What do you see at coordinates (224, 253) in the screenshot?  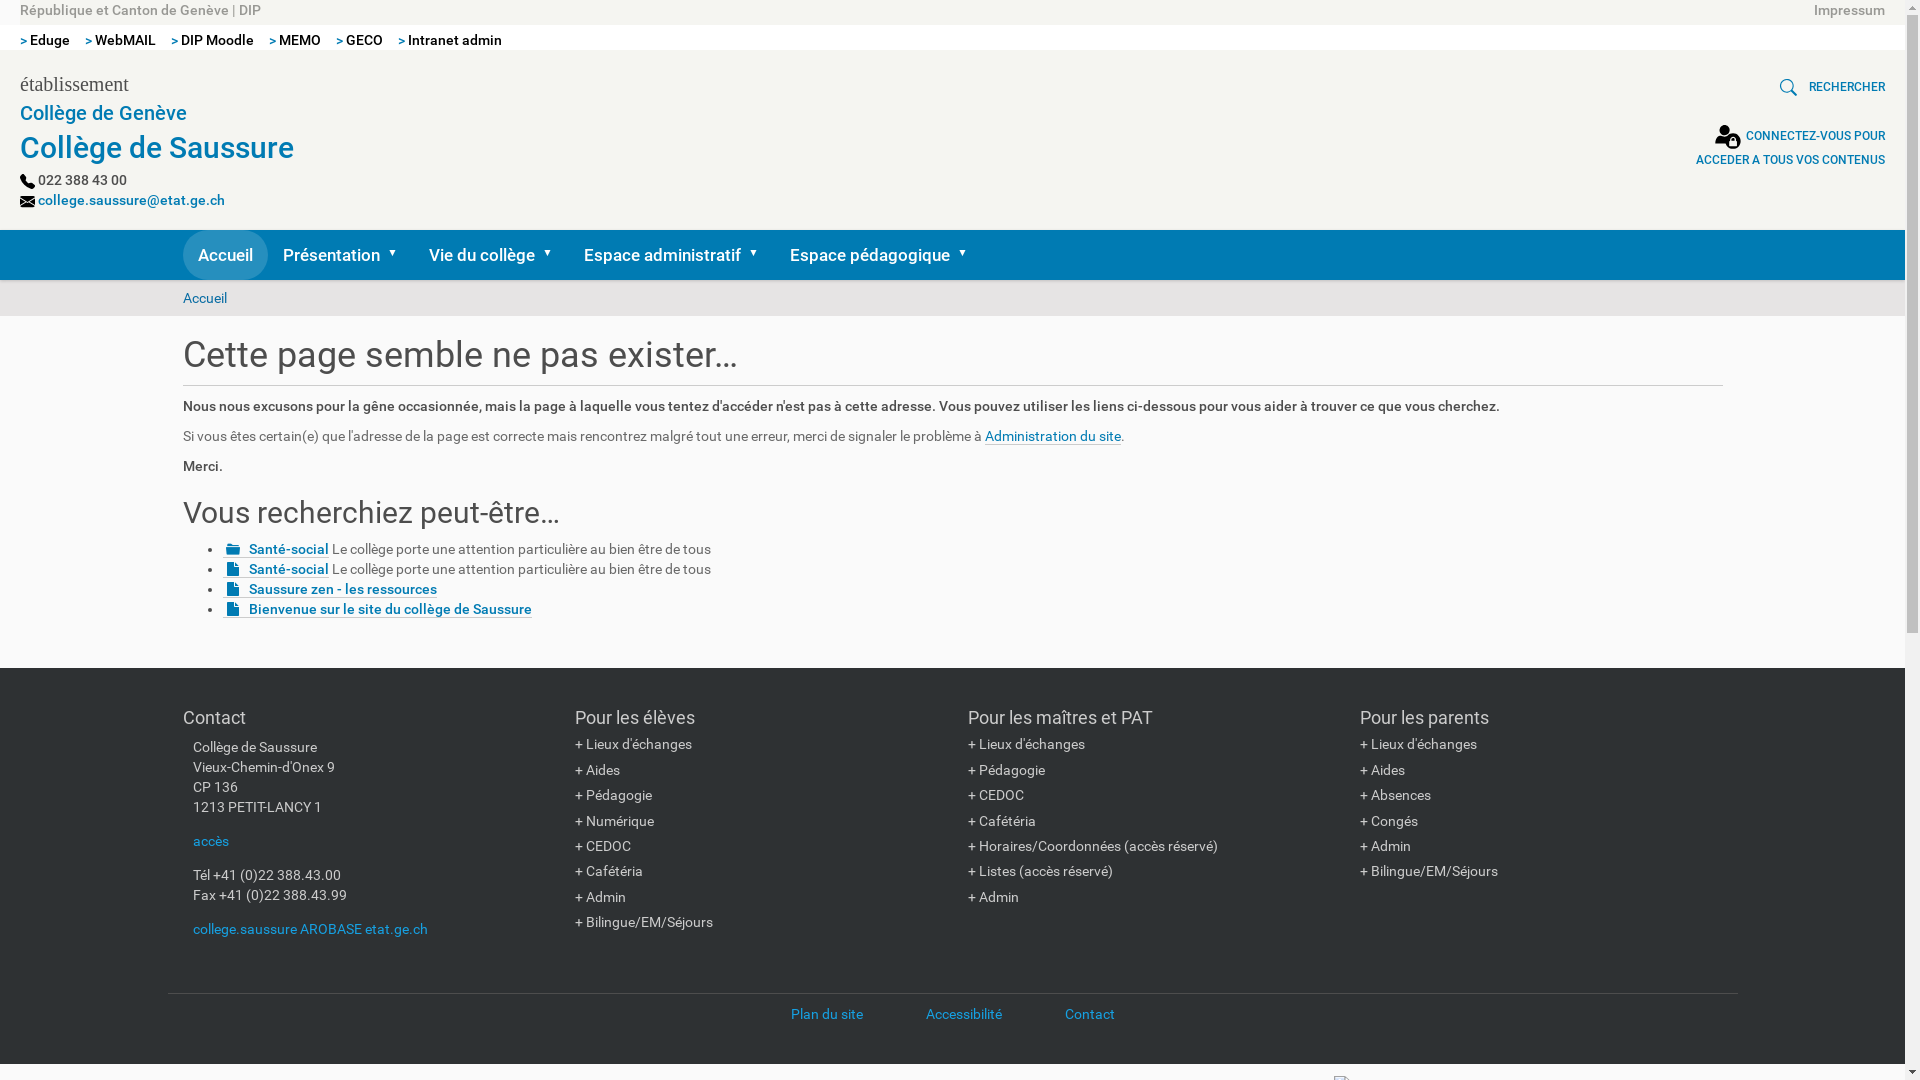 I see `'Accueil'` at bounding box center [224, 253].